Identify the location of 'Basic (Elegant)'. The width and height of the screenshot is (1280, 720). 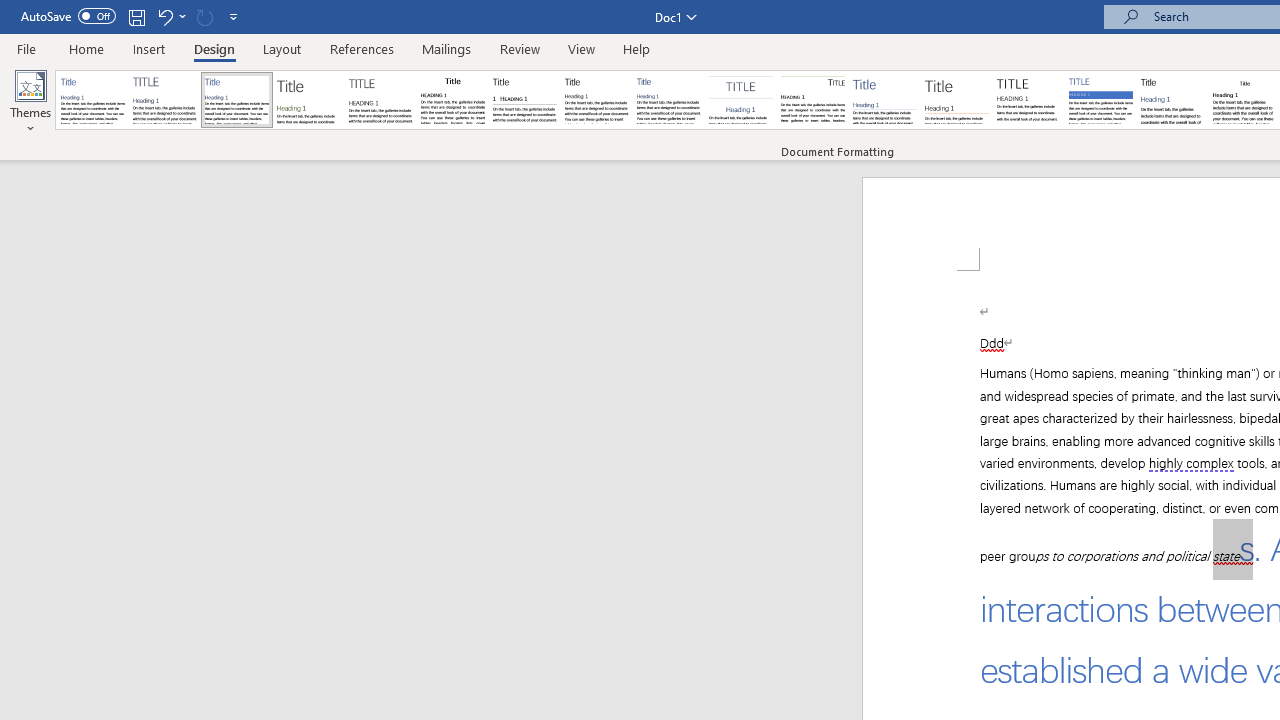
(165, 100).